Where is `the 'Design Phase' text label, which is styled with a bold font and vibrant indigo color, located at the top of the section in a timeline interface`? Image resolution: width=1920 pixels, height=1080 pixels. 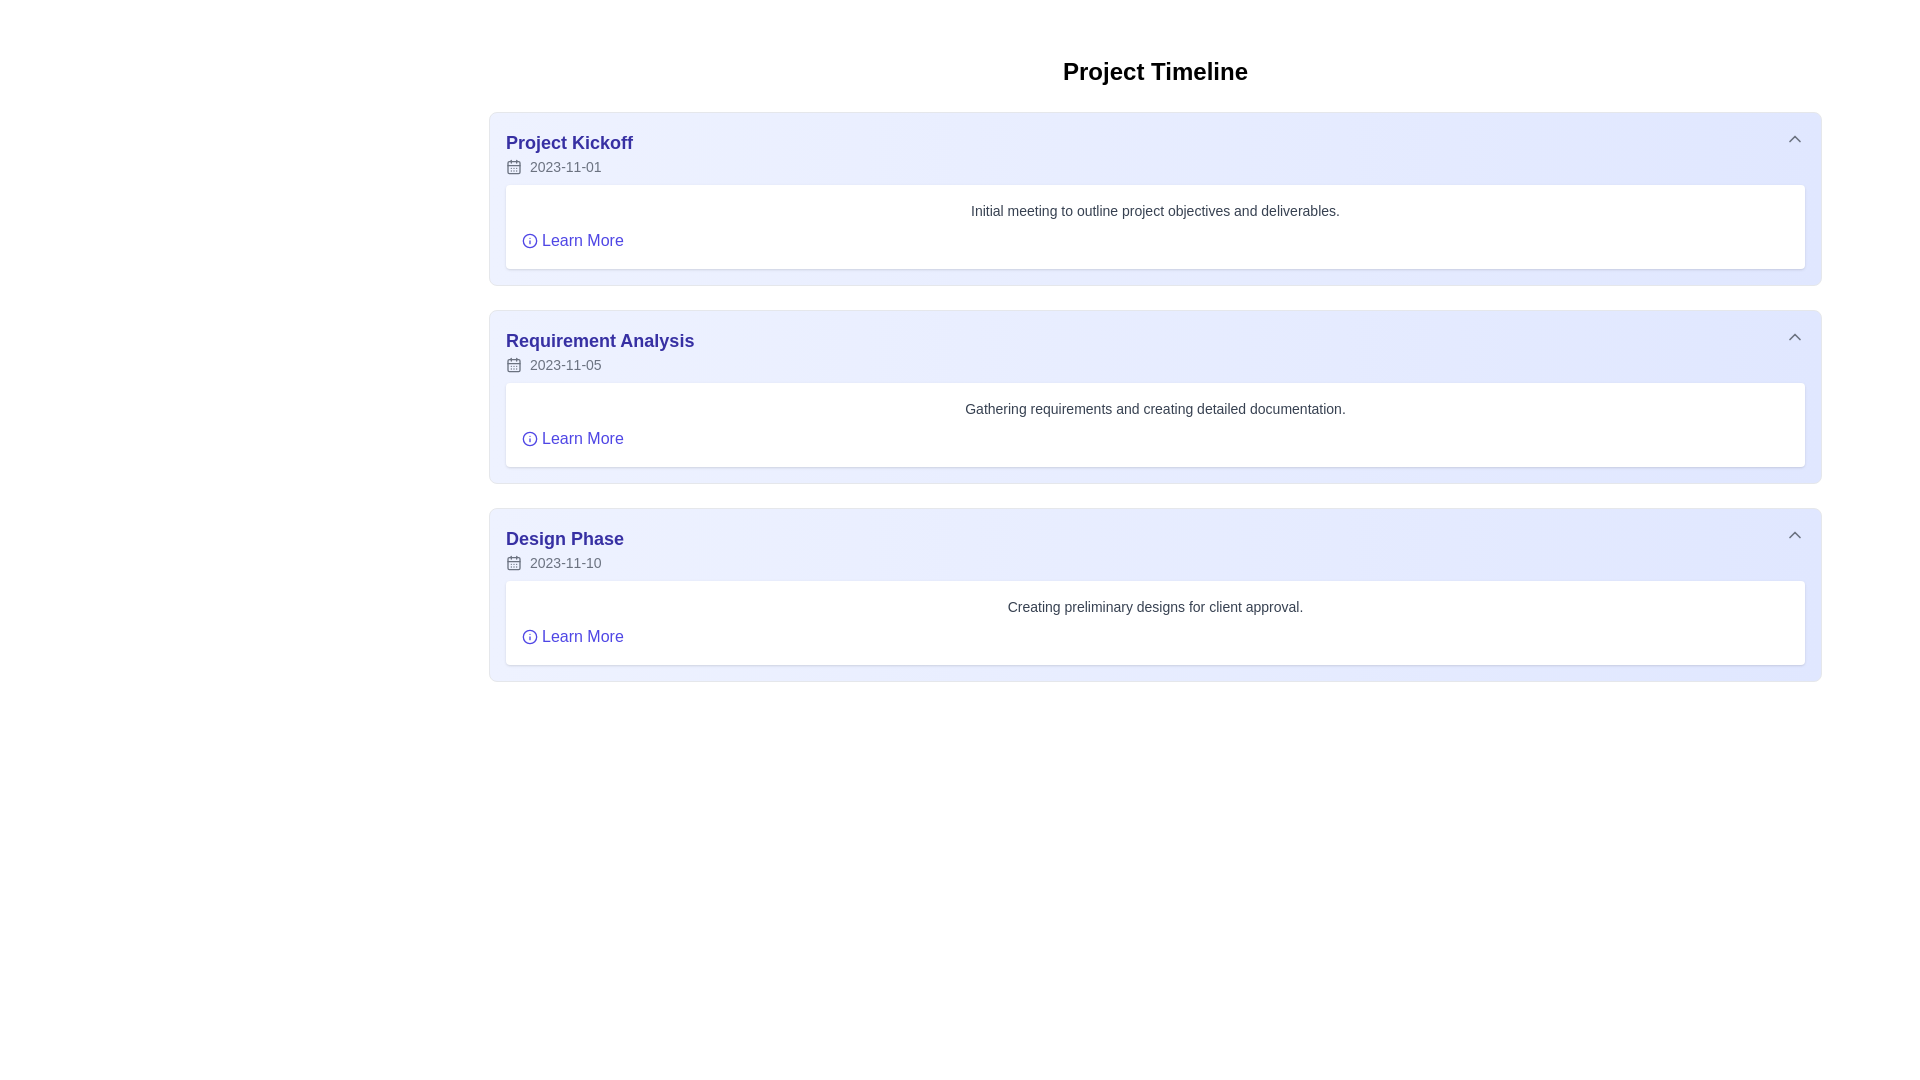
the 'Design Phase' text label, which is styled with a bold font and vibrant indigo color, located at the top of the section in a timeline interface is located at coordinates (564, 538).